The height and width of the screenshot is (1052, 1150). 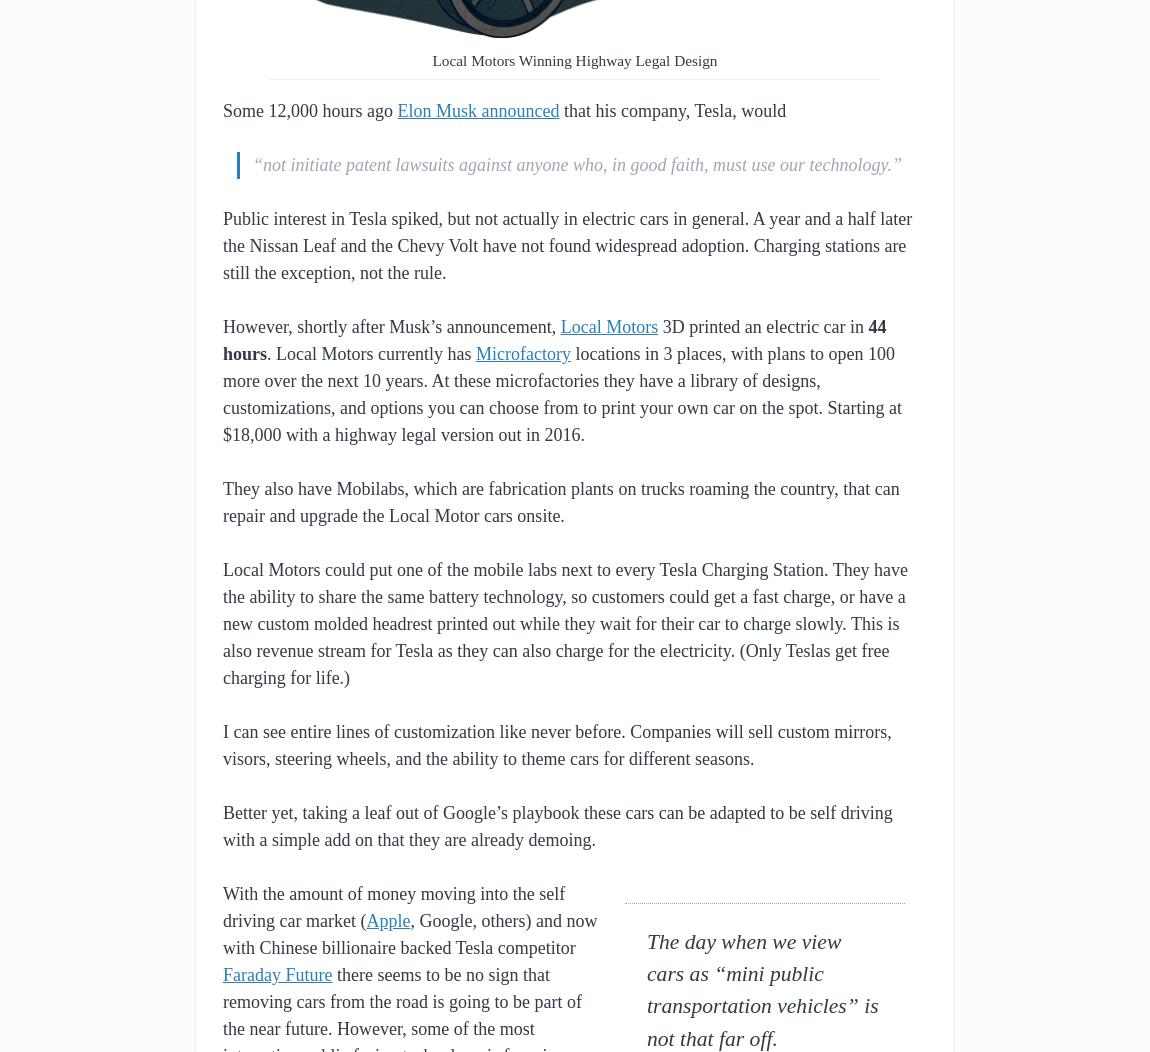 I want to click on 'Microfactory', so click(x=522, y=353).